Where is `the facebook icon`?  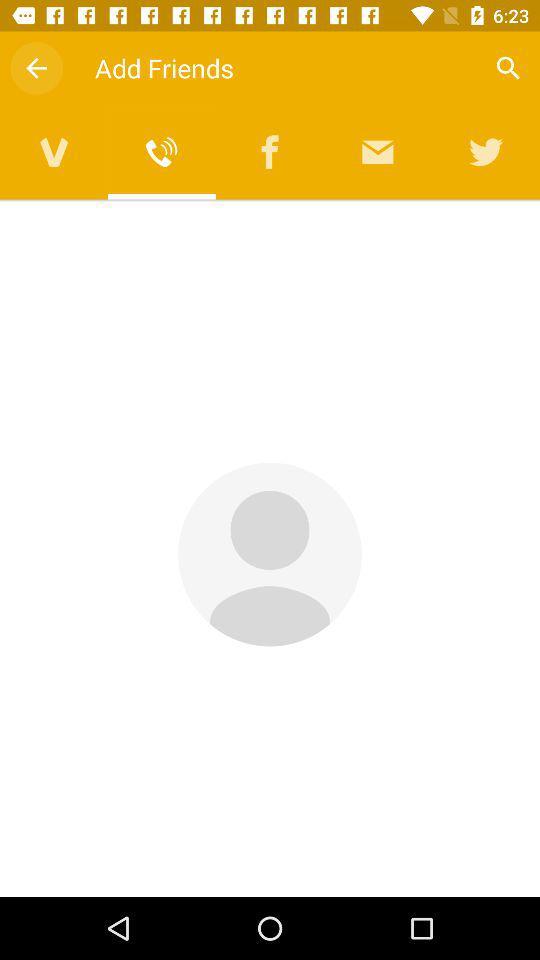 the facebook icon is located at coordinates (270, 151).